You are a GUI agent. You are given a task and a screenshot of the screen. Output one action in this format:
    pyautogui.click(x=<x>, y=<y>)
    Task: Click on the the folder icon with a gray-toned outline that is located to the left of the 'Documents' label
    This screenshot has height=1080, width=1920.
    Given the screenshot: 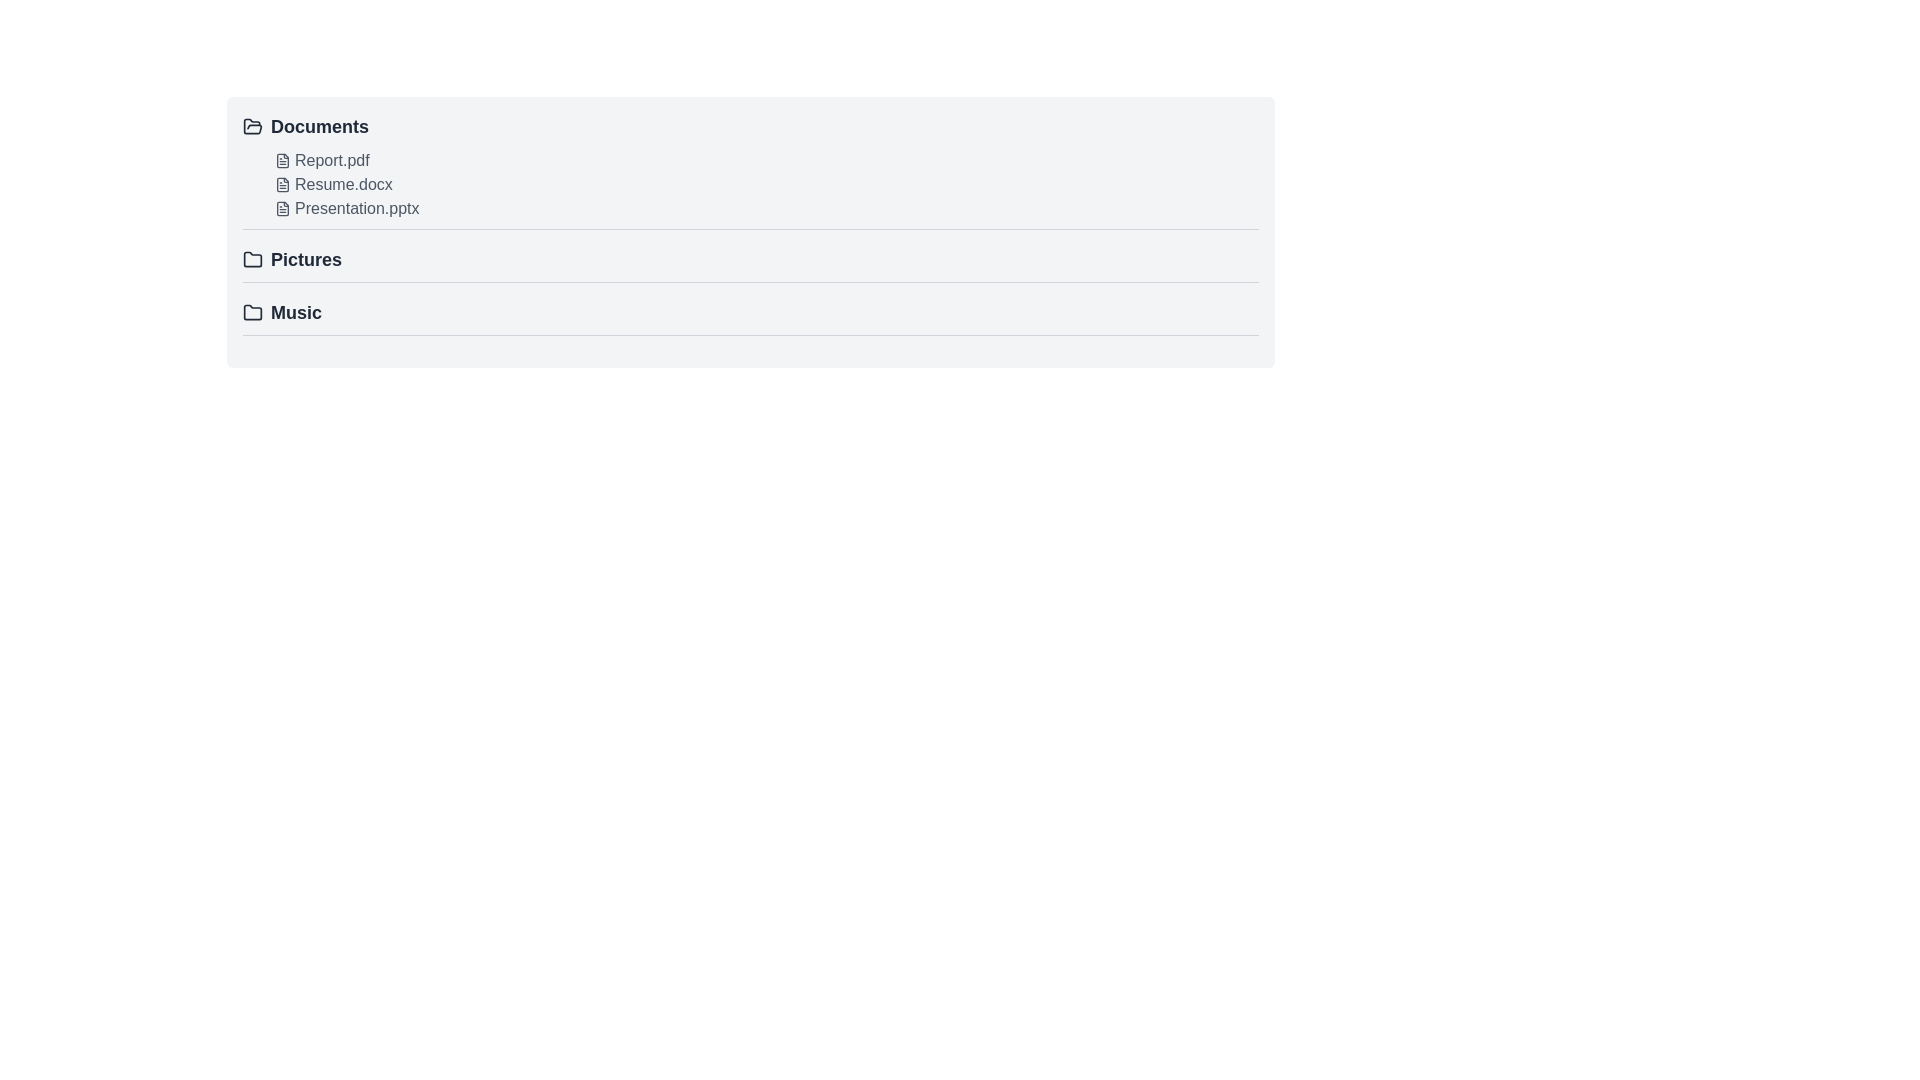 What is the action you would take?
    pyautogui.click(x=252, y=127)
    